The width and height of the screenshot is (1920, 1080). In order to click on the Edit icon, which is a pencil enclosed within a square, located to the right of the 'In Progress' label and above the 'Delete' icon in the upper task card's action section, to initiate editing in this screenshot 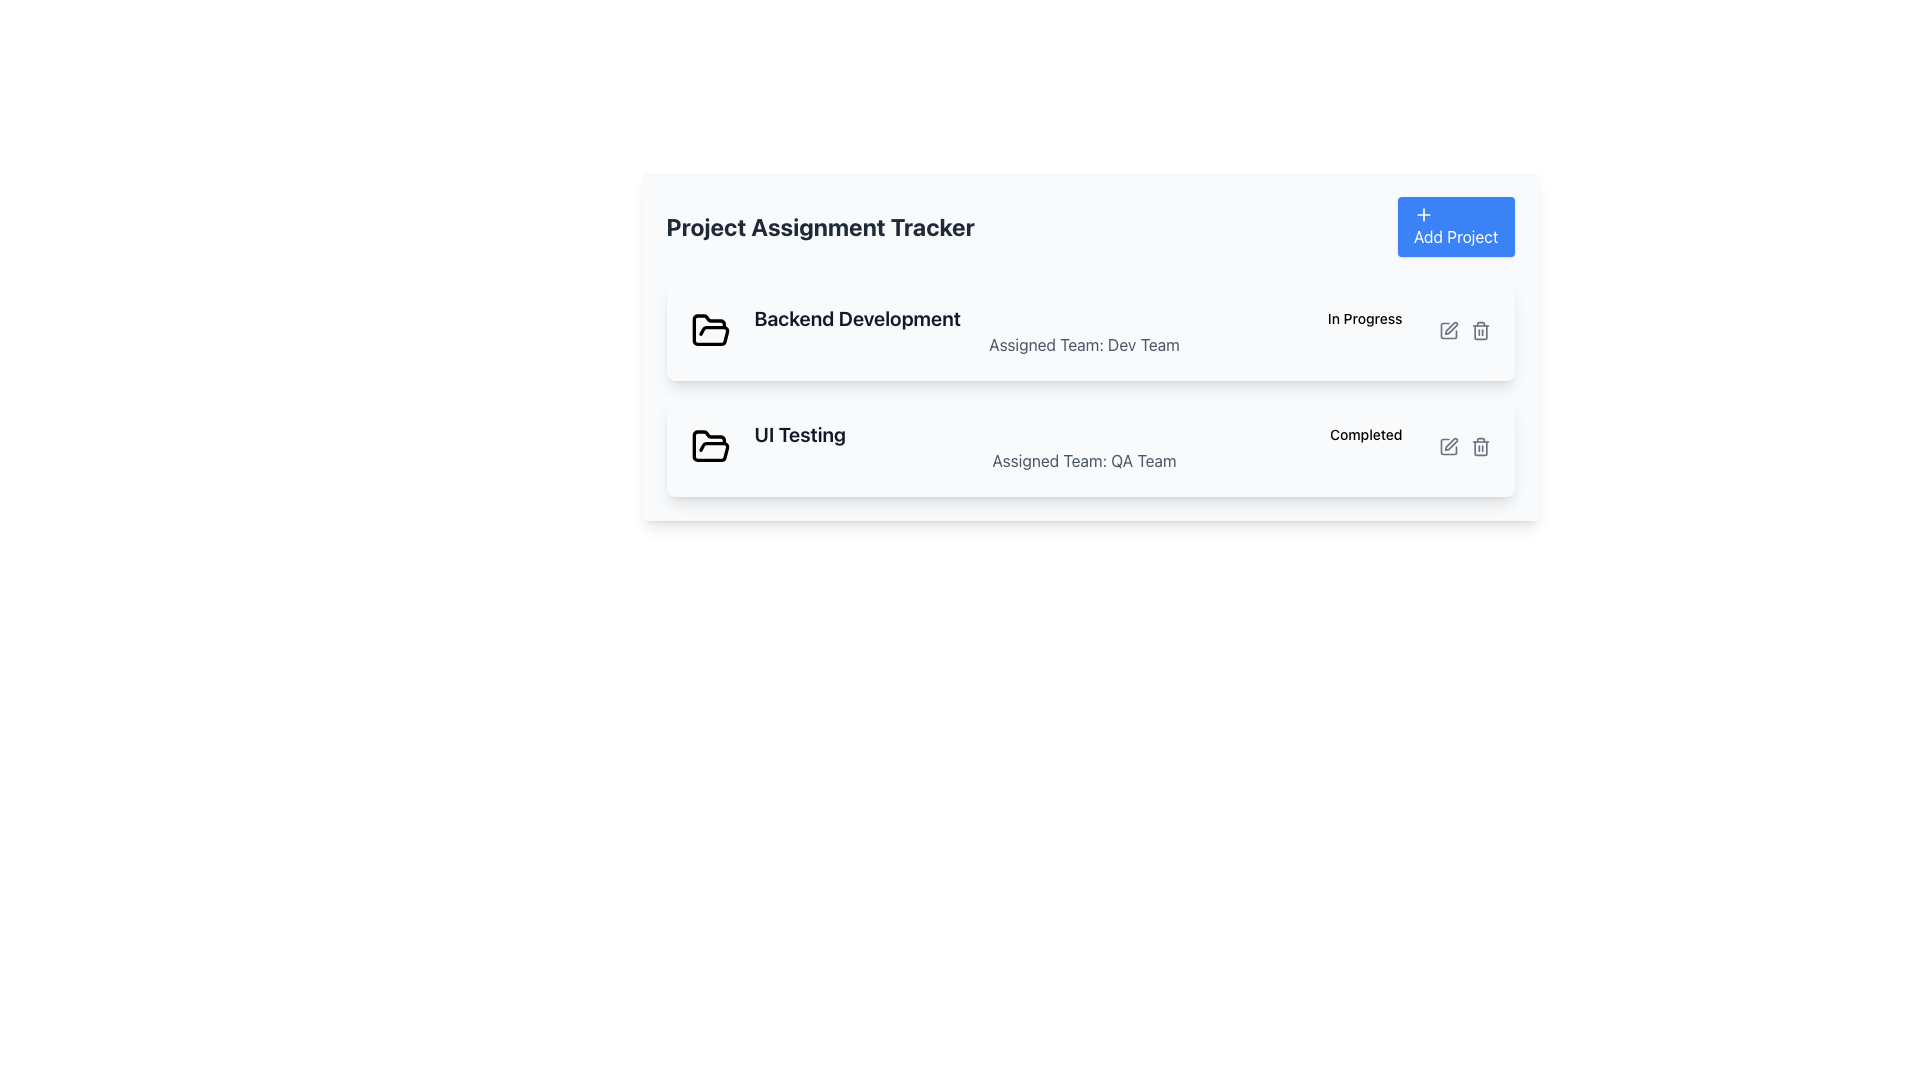, I will do `click(1448, 330)`.